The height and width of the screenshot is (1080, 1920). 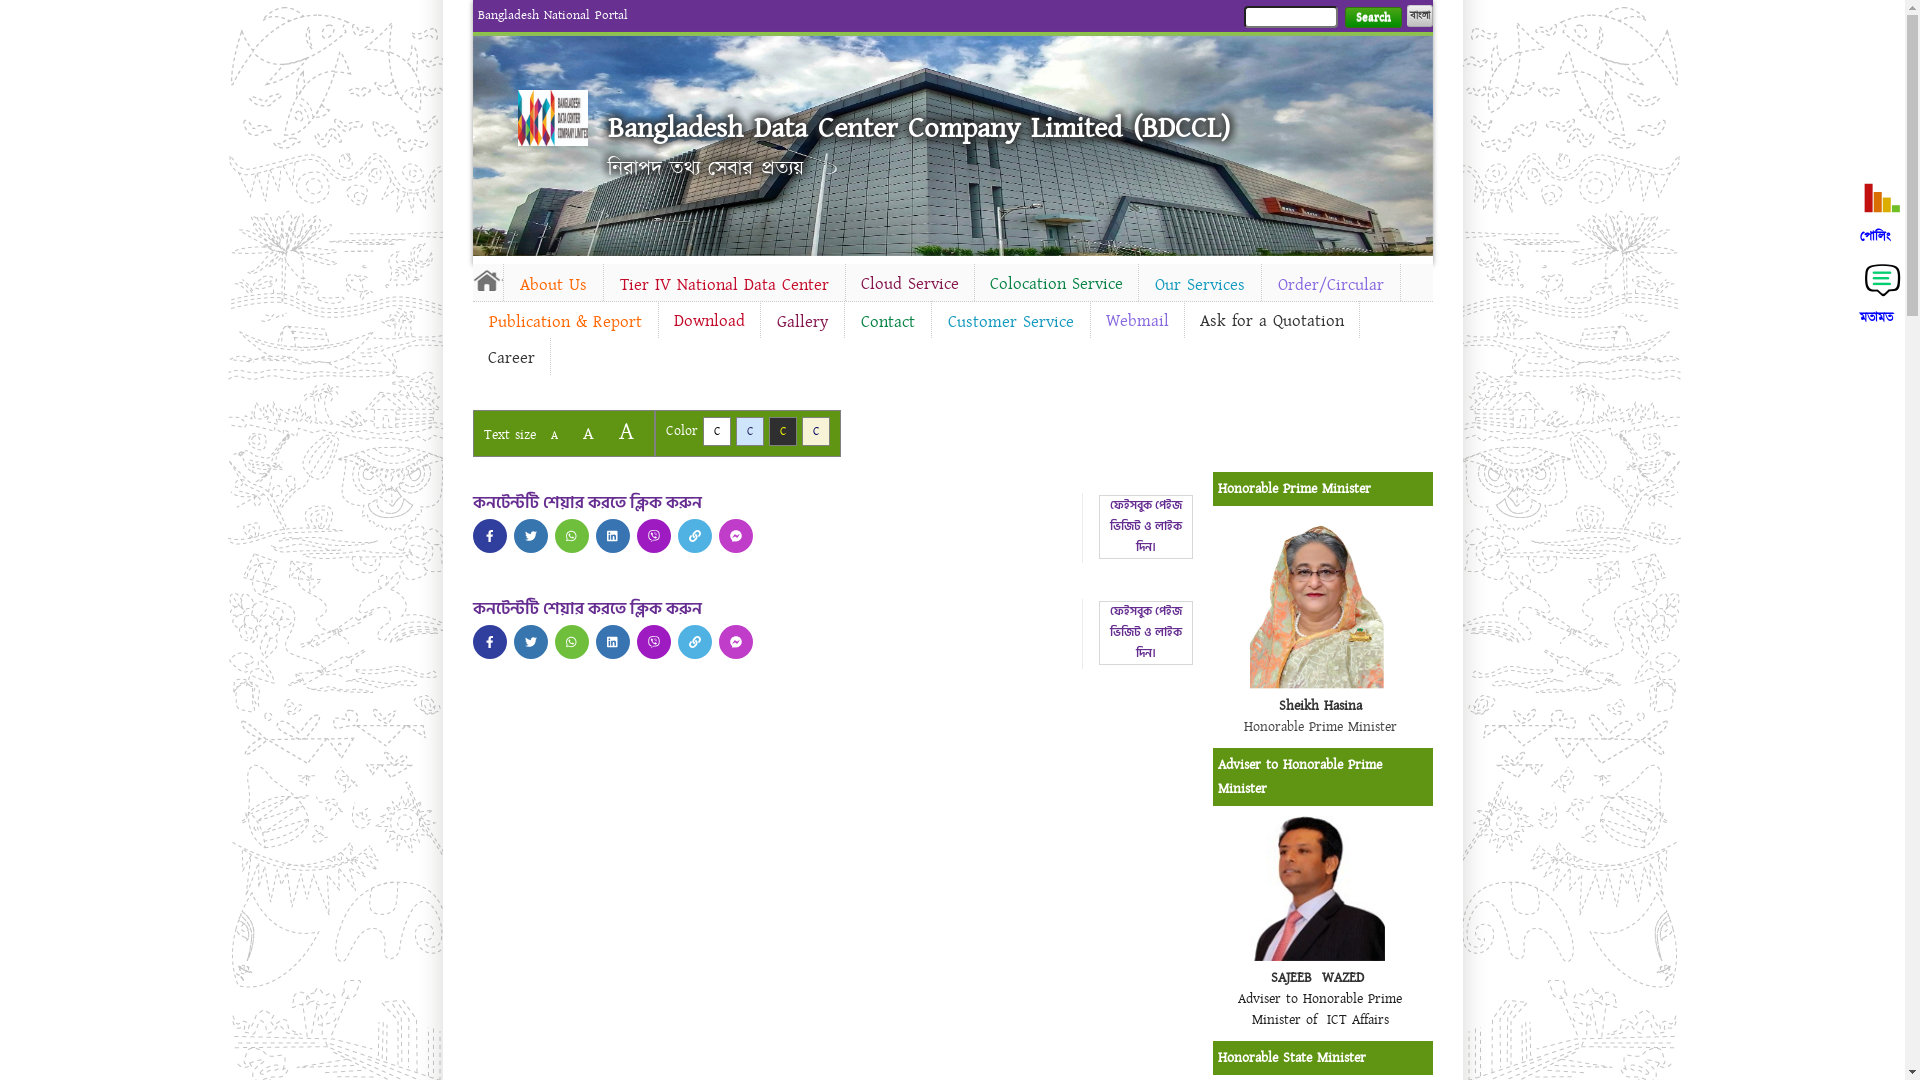 I want to click on 'Publication & Report', so click(x=563, y=320).